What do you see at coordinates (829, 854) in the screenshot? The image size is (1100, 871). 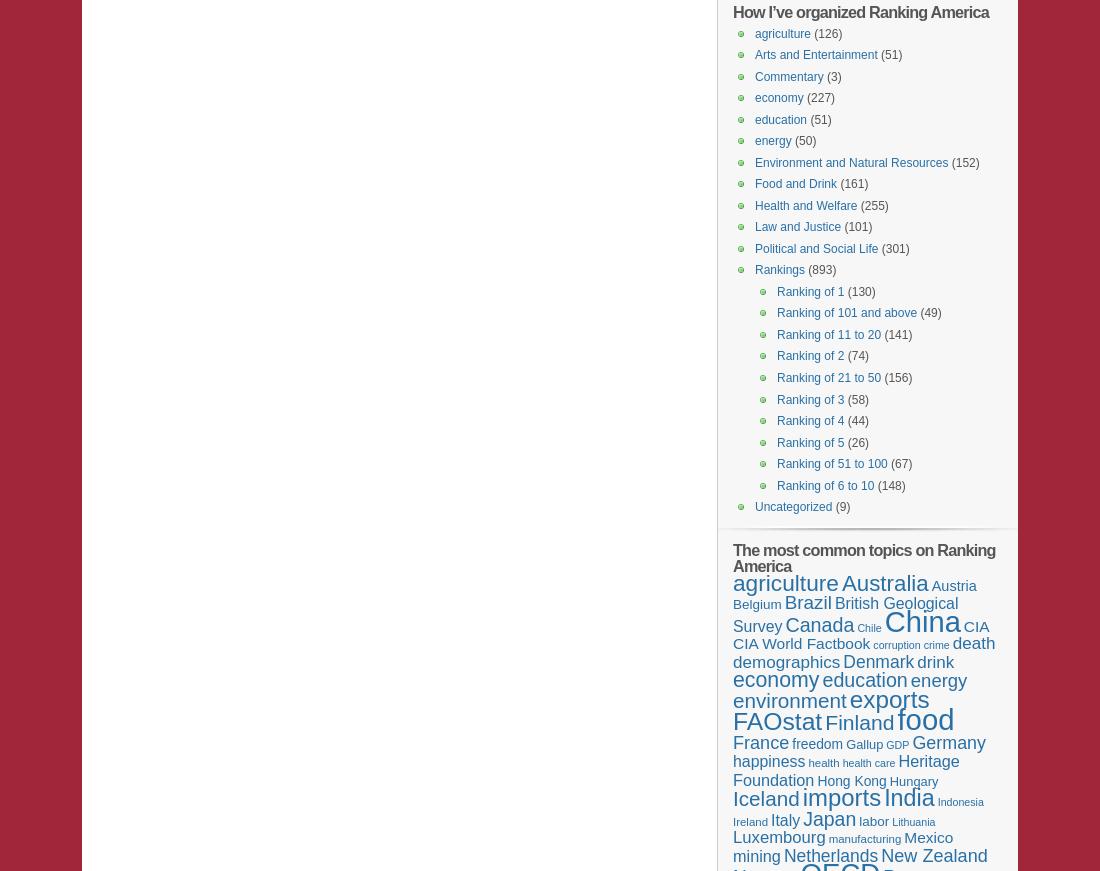 I see `'Netherlands'` at bounding box center [829, 854].